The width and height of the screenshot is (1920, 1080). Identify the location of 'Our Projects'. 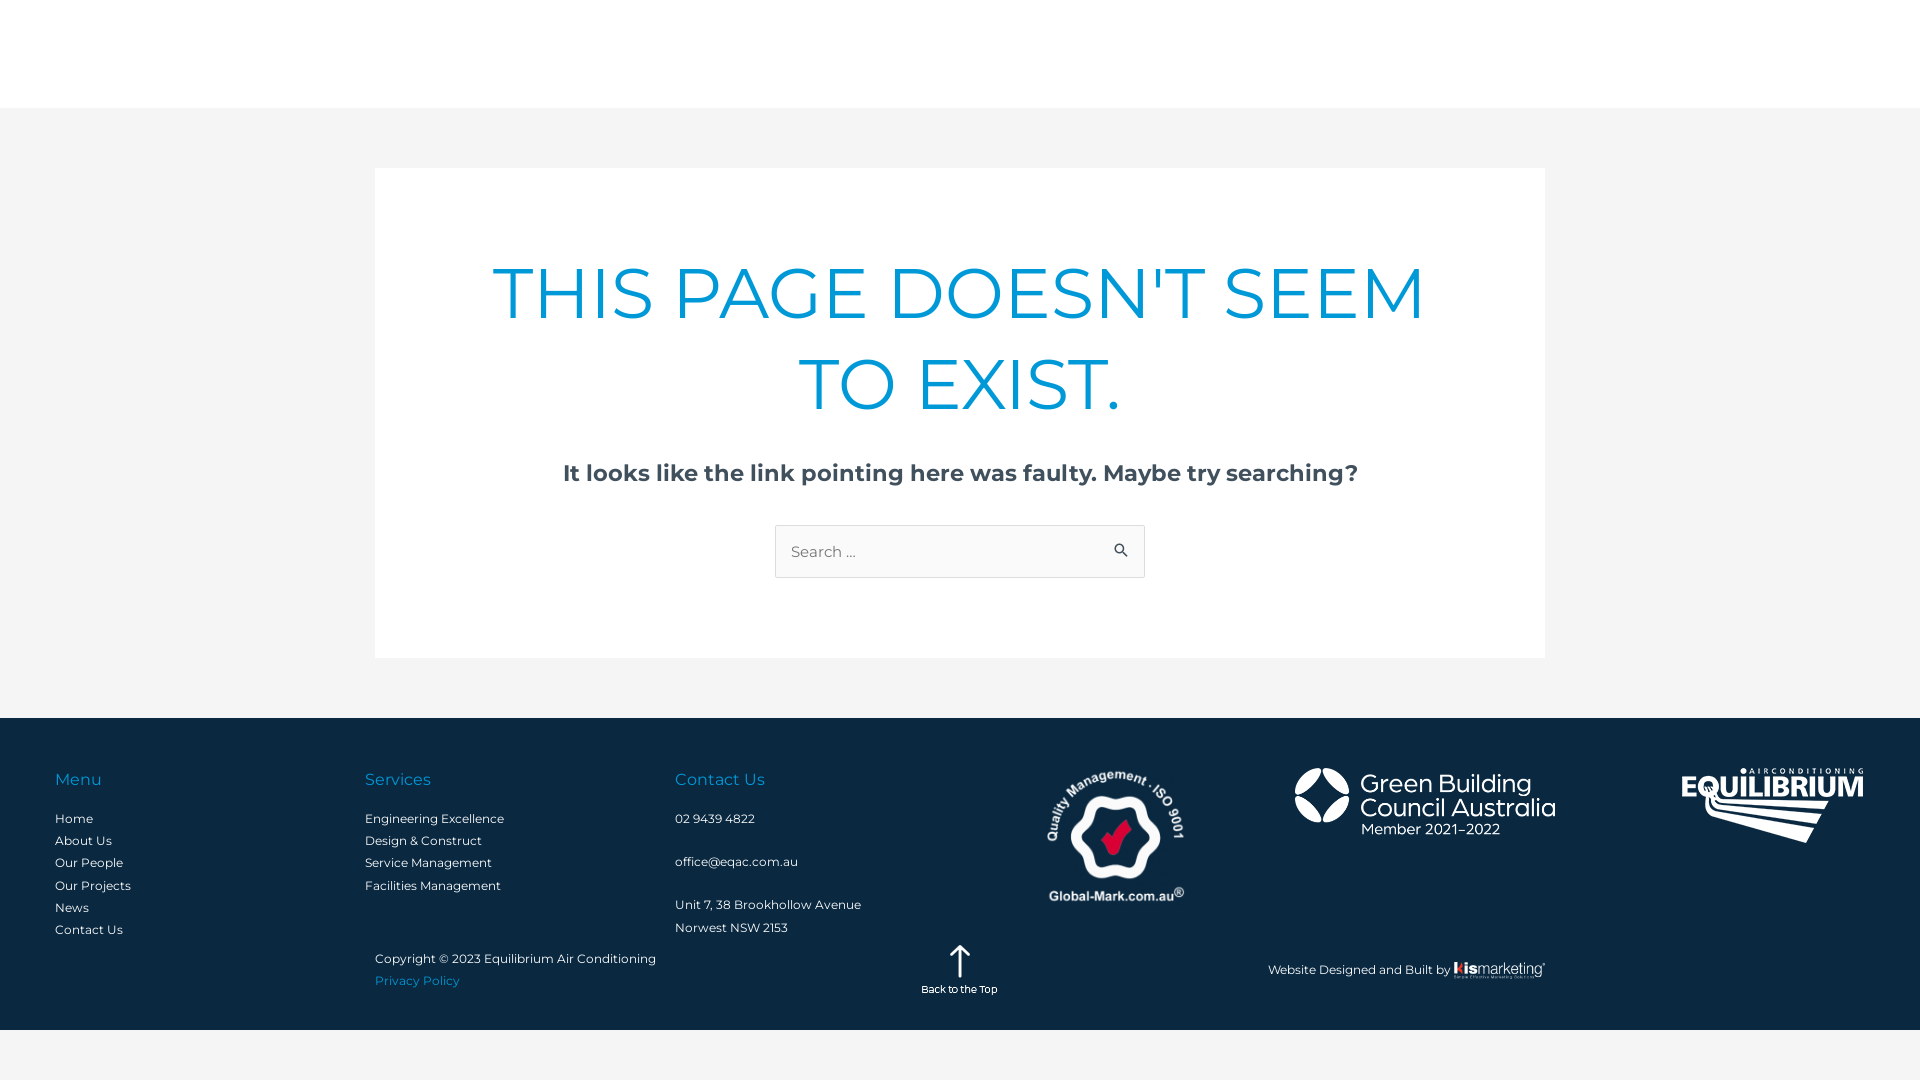
(1535, 53).